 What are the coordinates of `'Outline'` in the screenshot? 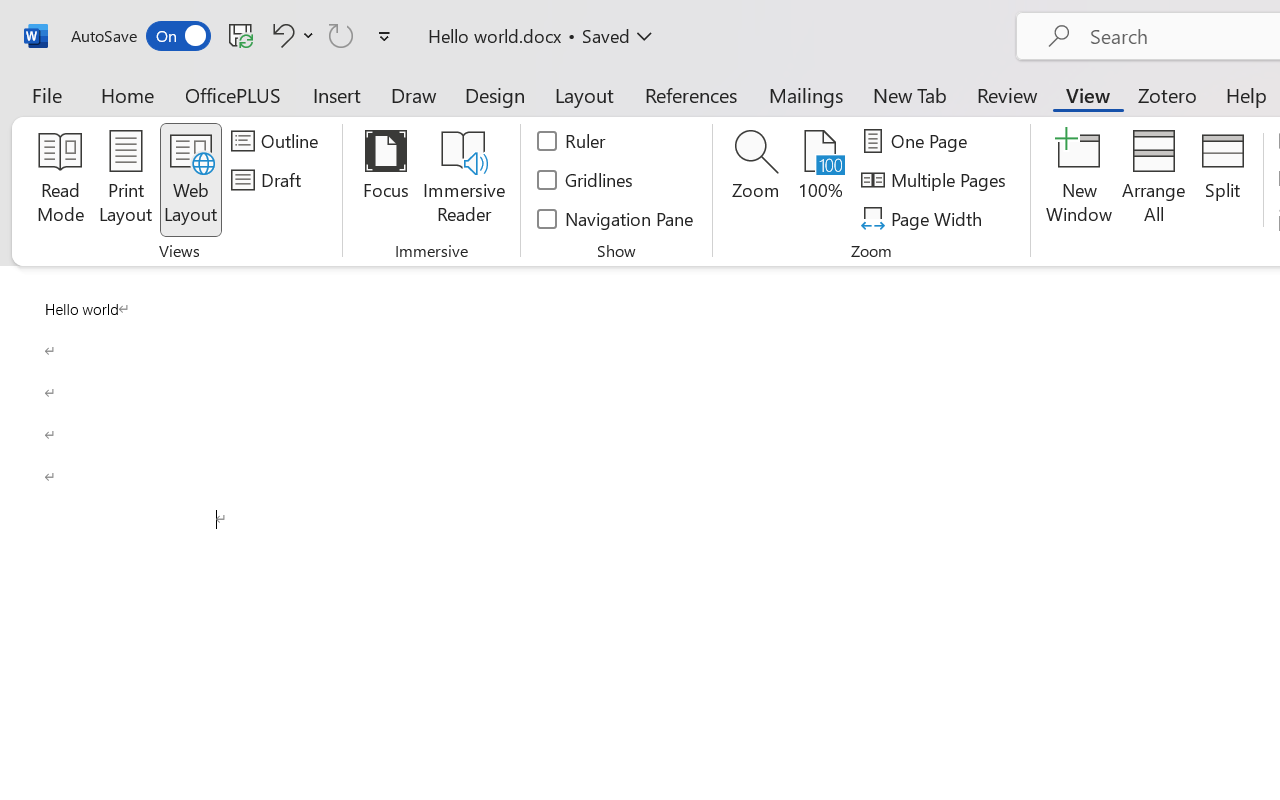 It's located at (277, 141).